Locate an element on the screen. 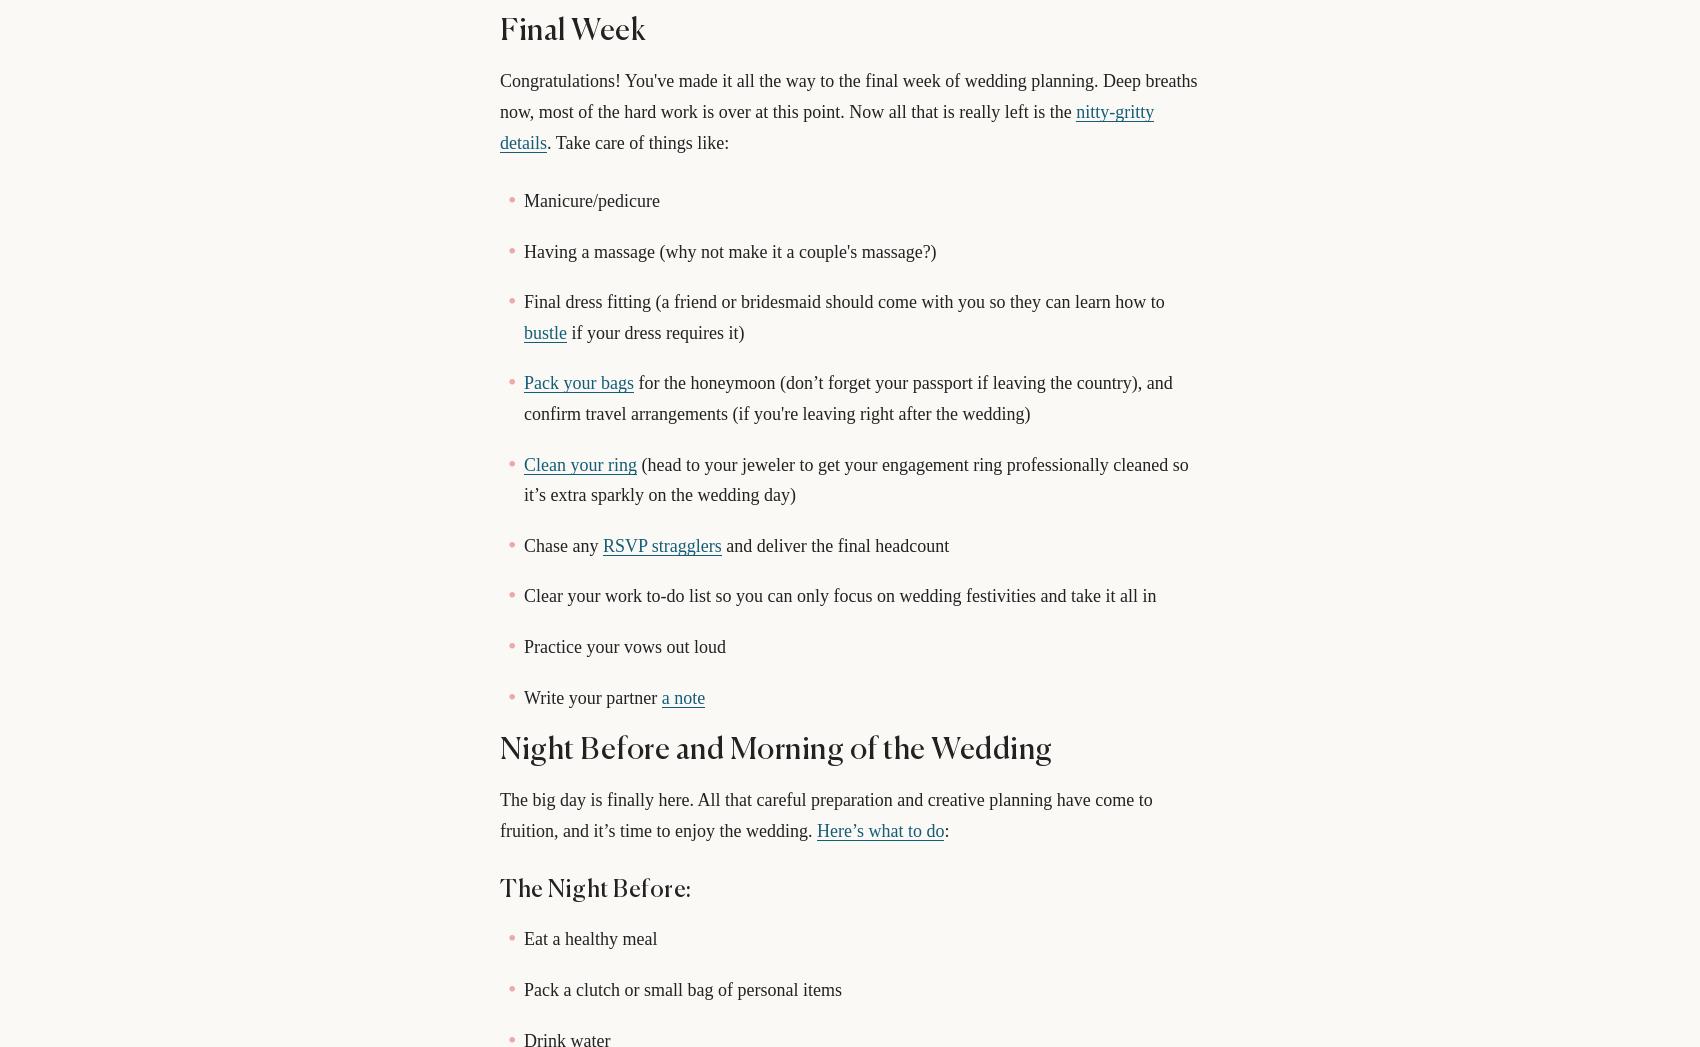 This screenshot has width=1700, height=1047. 'RSVP stragglers' is located at coordinates (661, 544).